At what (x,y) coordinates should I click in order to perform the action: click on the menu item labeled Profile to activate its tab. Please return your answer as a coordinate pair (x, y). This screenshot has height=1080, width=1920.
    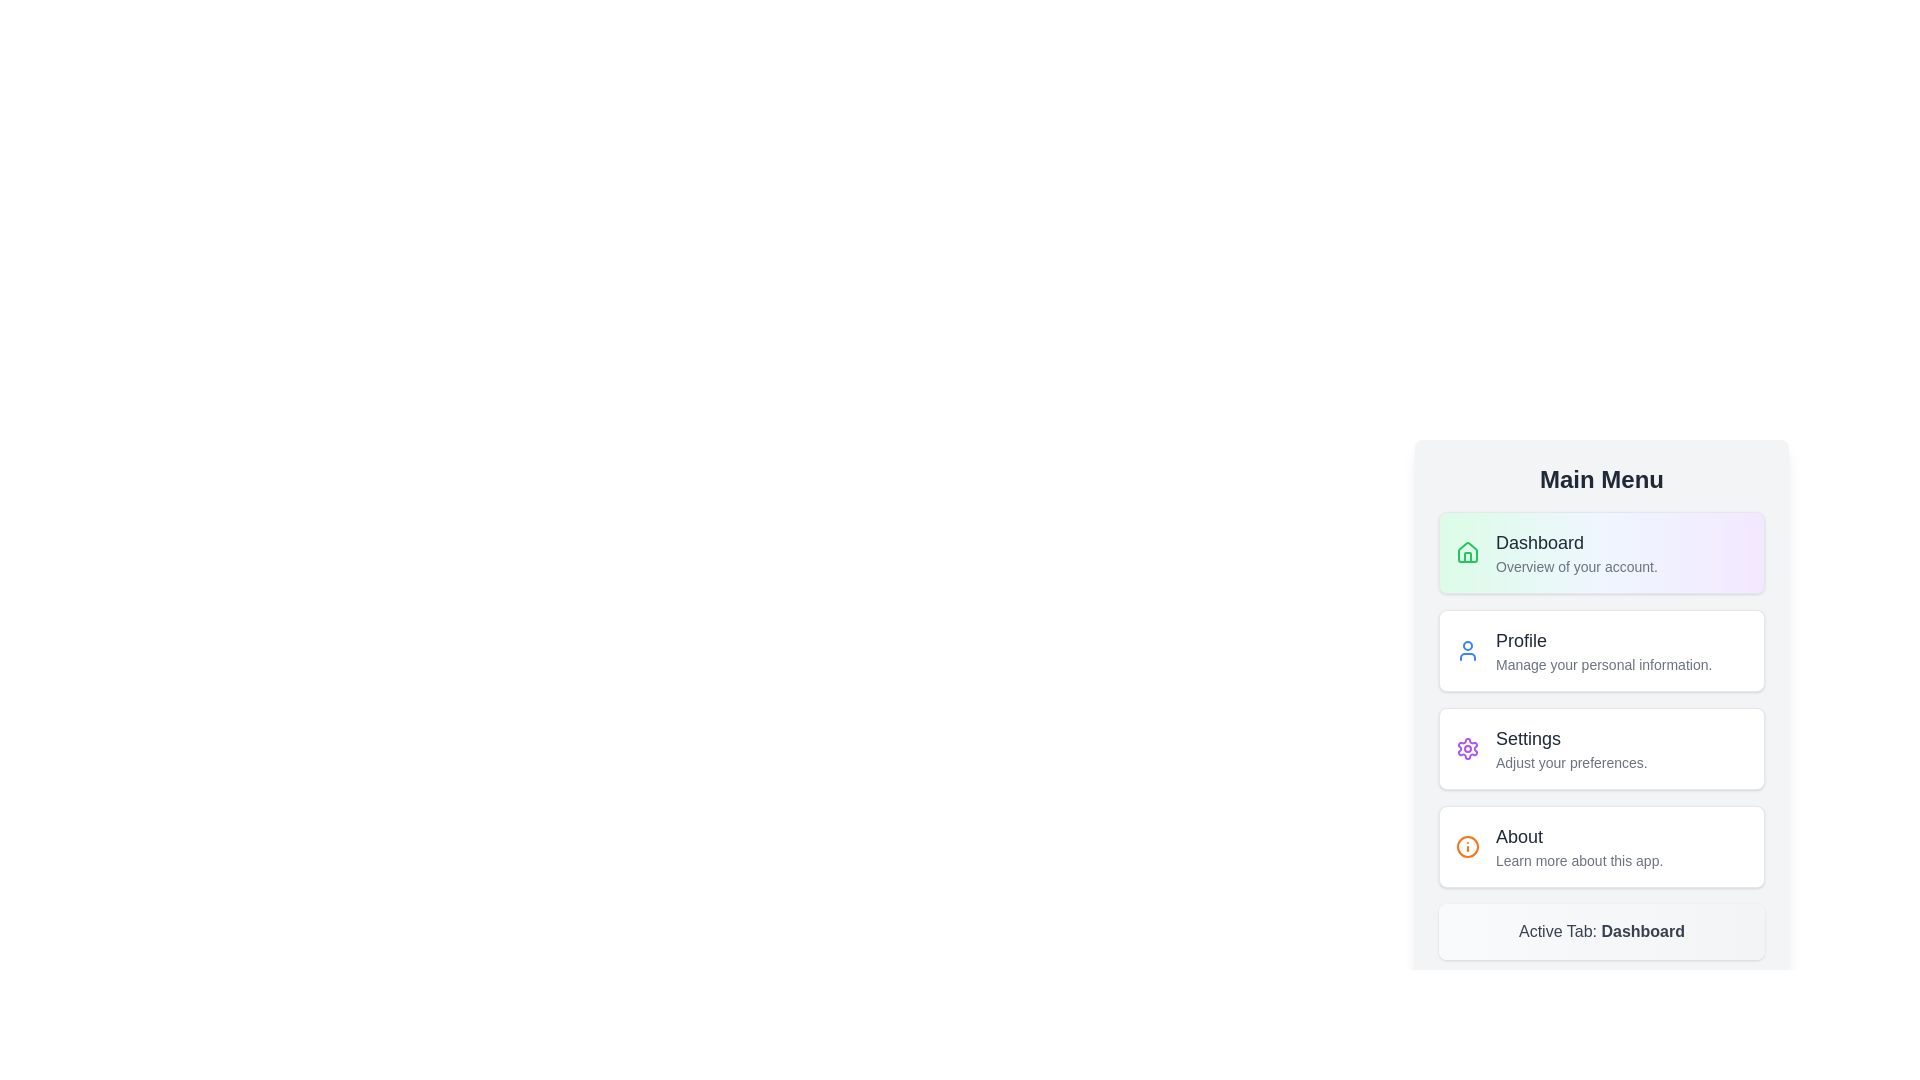
    Looking at the image, I should click on (1602, 651).